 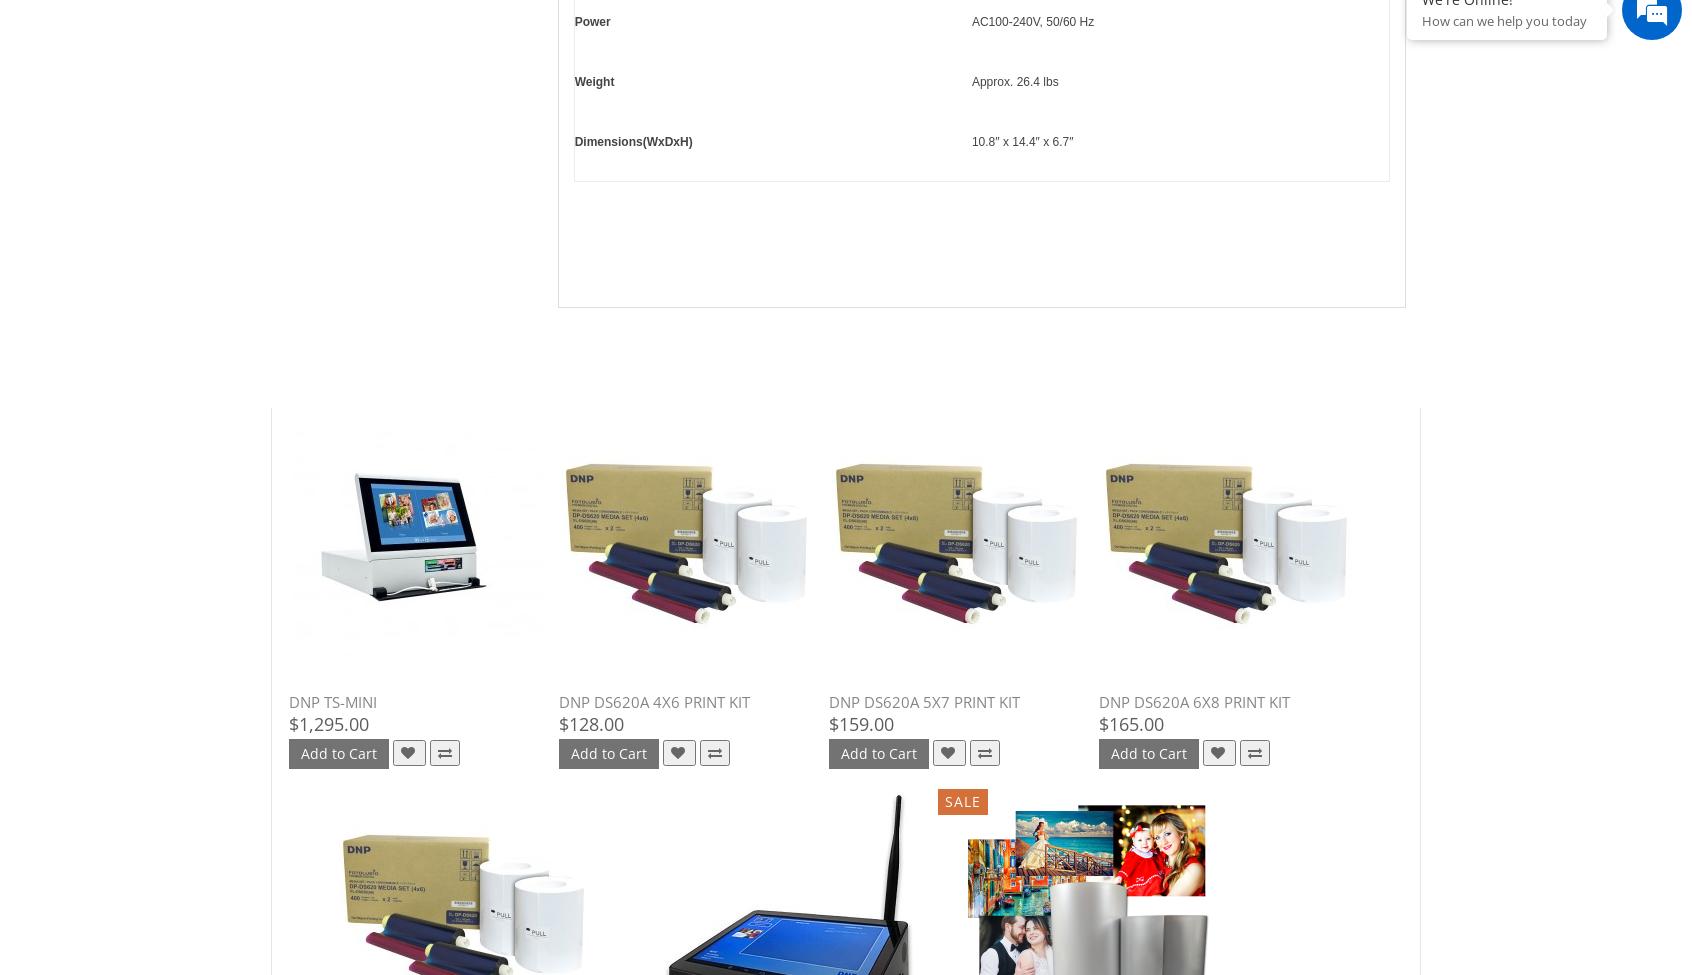 What do you see at coordinates (924, 701) in the screenshot?
I see `'DNP DS620A 5x7 Print Kit'` at bounding box center [924, 701].